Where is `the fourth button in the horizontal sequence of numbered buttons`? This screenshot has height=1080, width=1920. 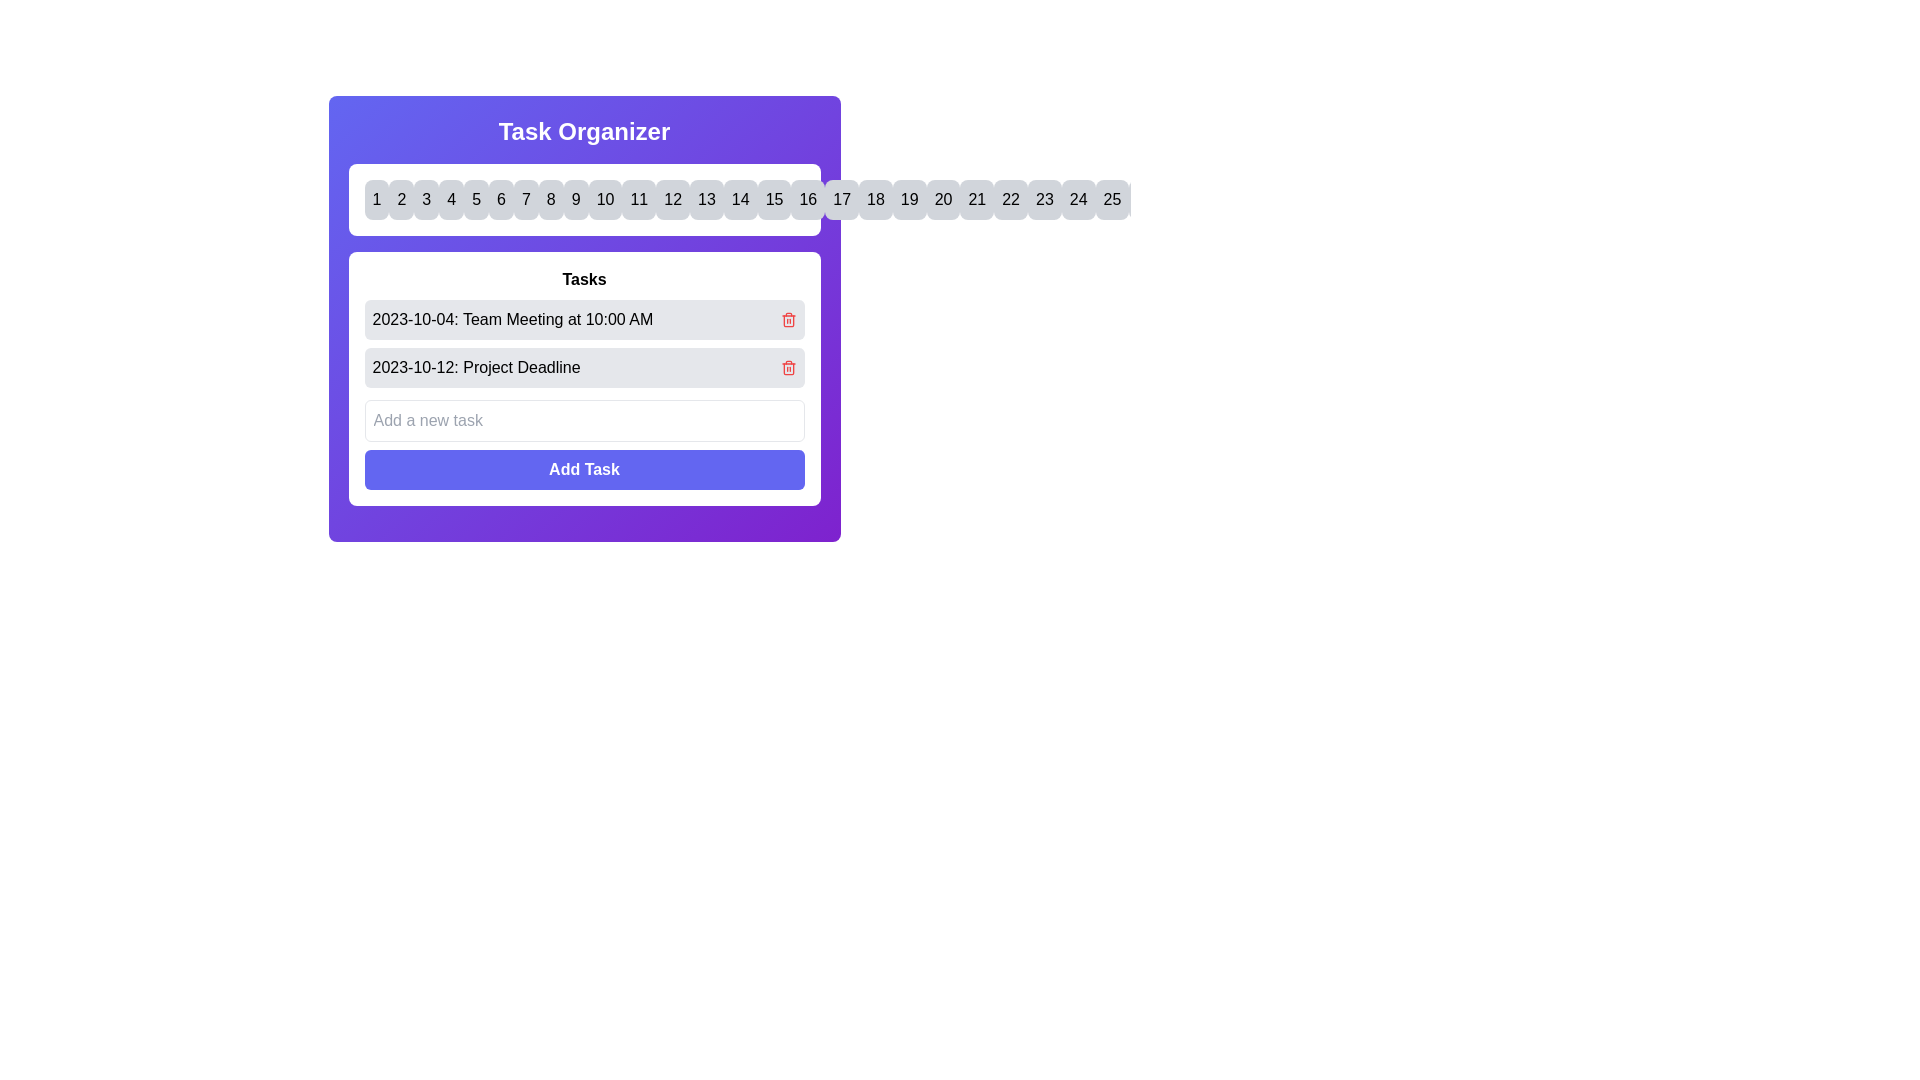
the fourth button in the horizontal sequence of numbered buttons is located at coordinates (450, 200).